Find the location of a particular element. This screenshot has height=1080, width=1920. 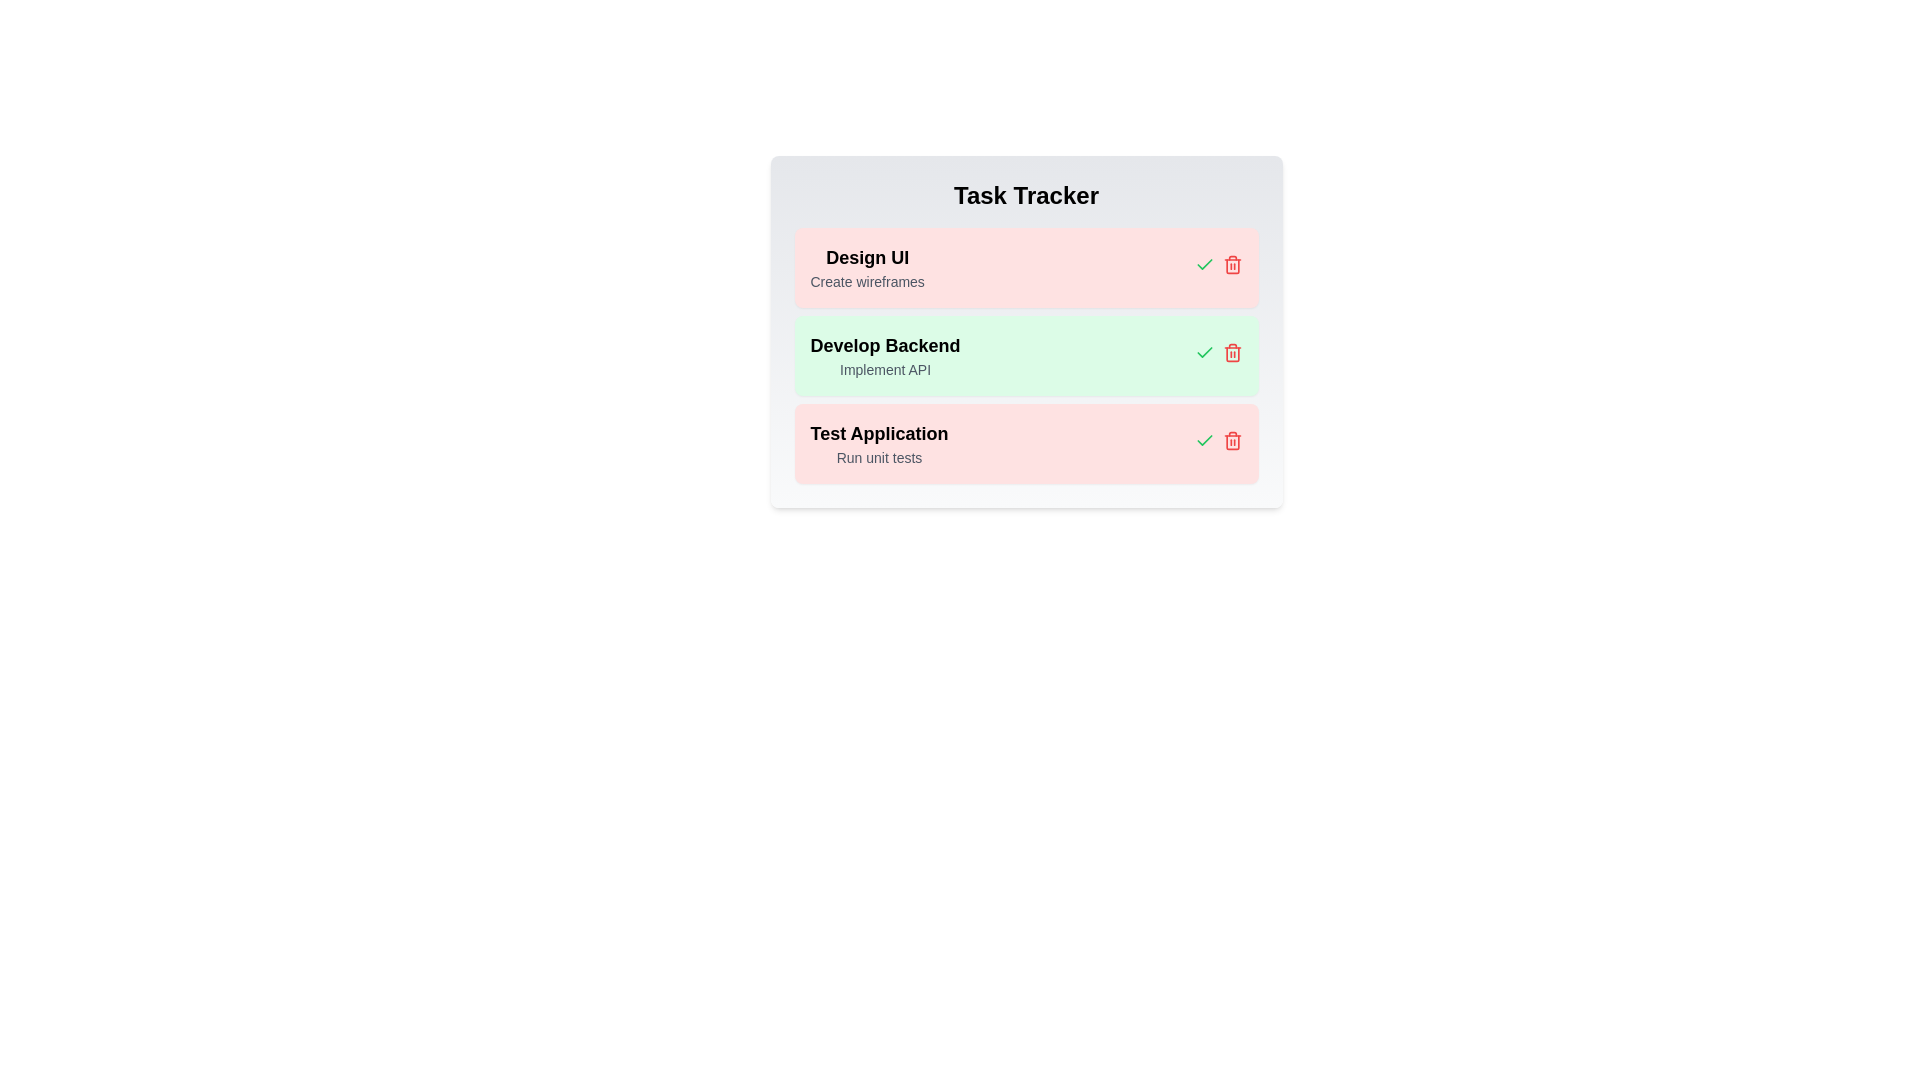

the task identified by its name Develop Backend is located at coordinates (1231, 351).